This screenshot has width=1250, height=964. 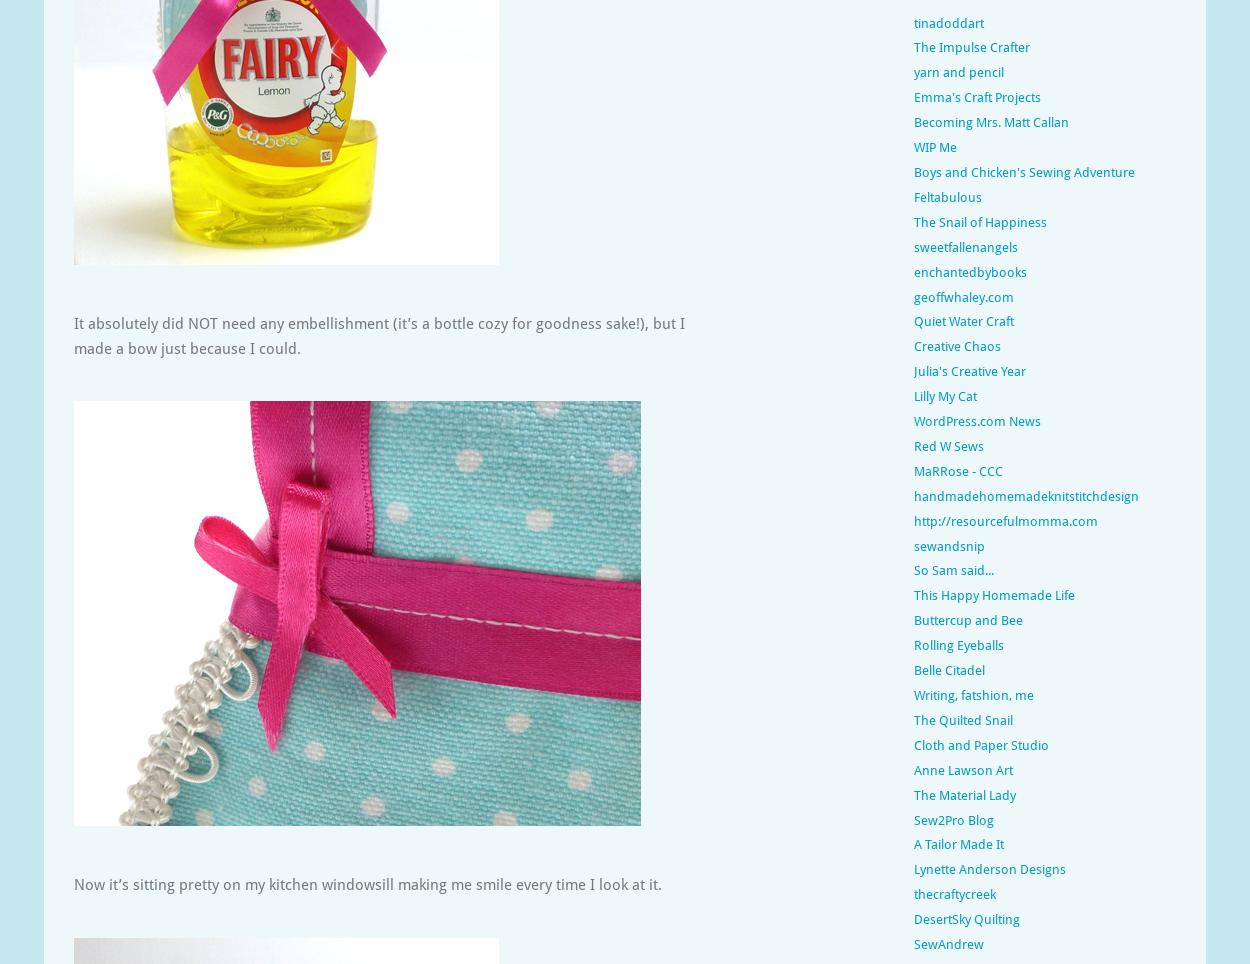 What do you see at coordinates (953, 569) in the screenshot?
I see `'So Sam said...'` at bounding box center [953, 569].